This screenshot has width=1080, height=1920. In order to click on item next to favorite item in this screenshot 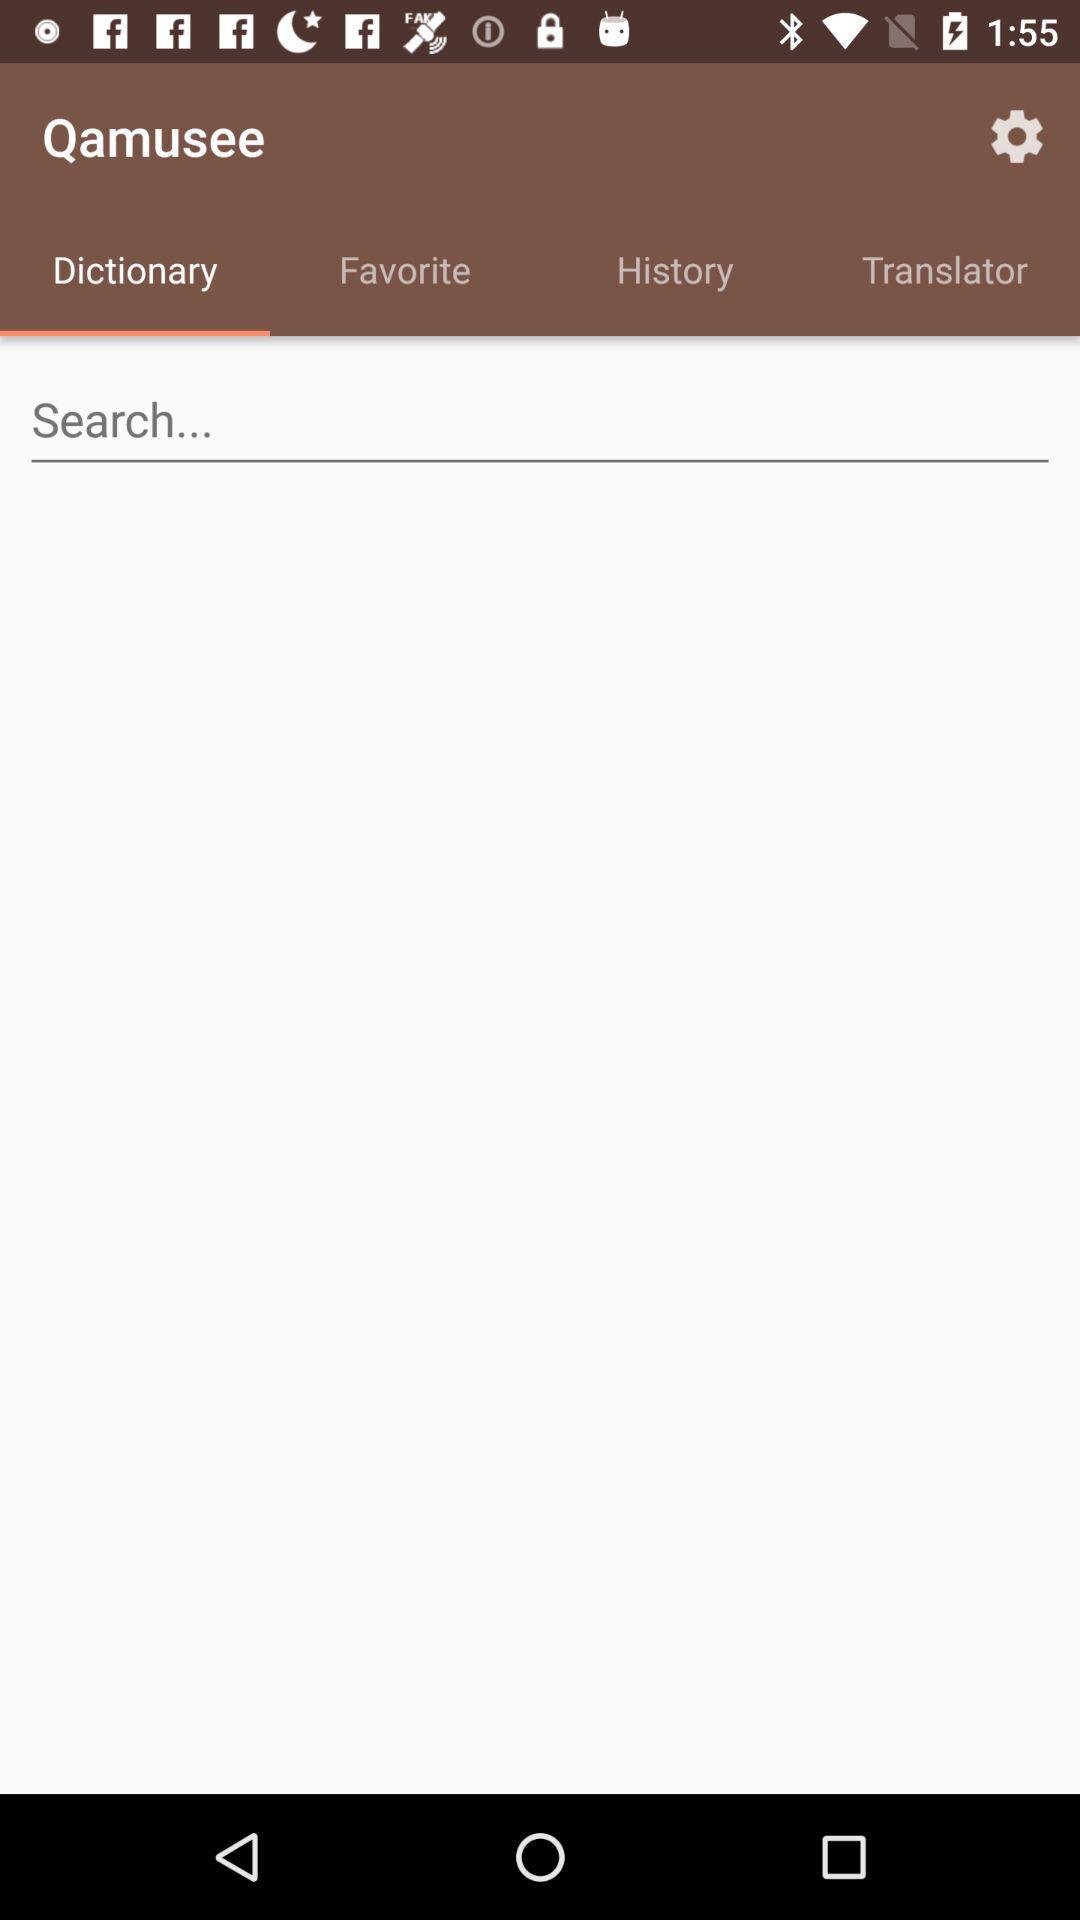, I will do `click(135, 272)`.